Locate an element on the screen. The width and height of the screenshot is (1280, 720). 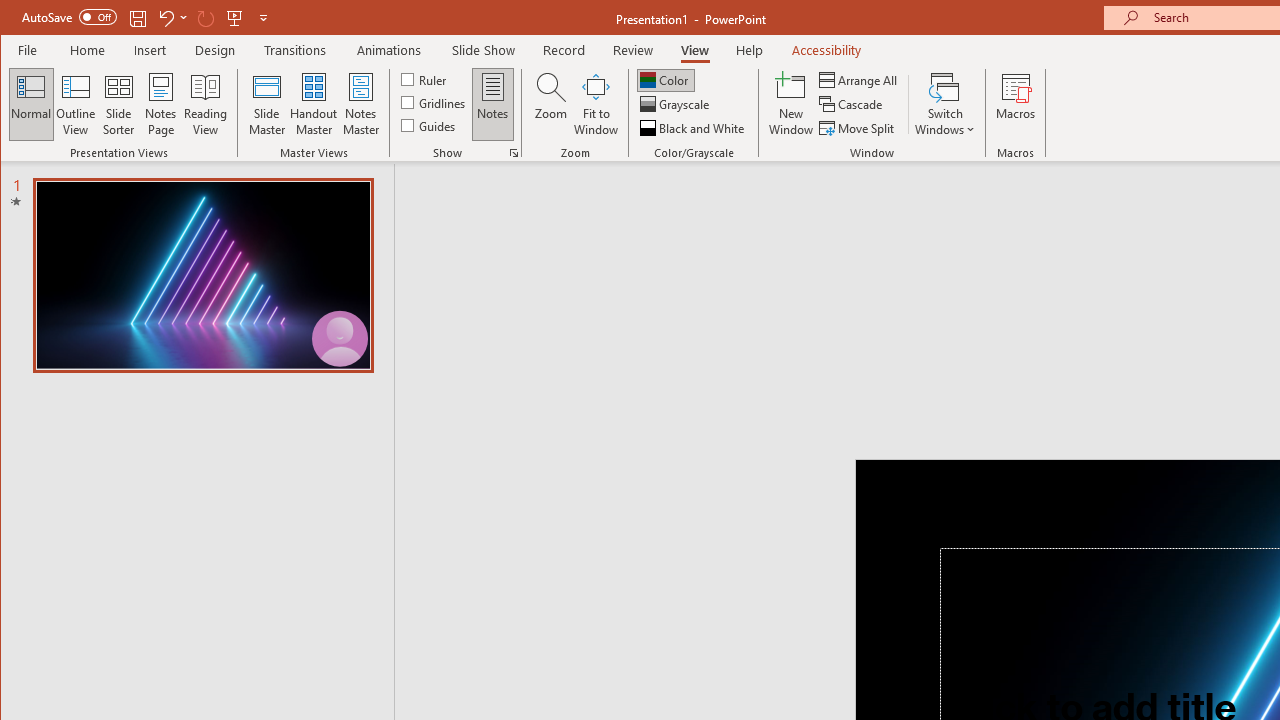
'Notes Master' is located at coordinates (360, 104).